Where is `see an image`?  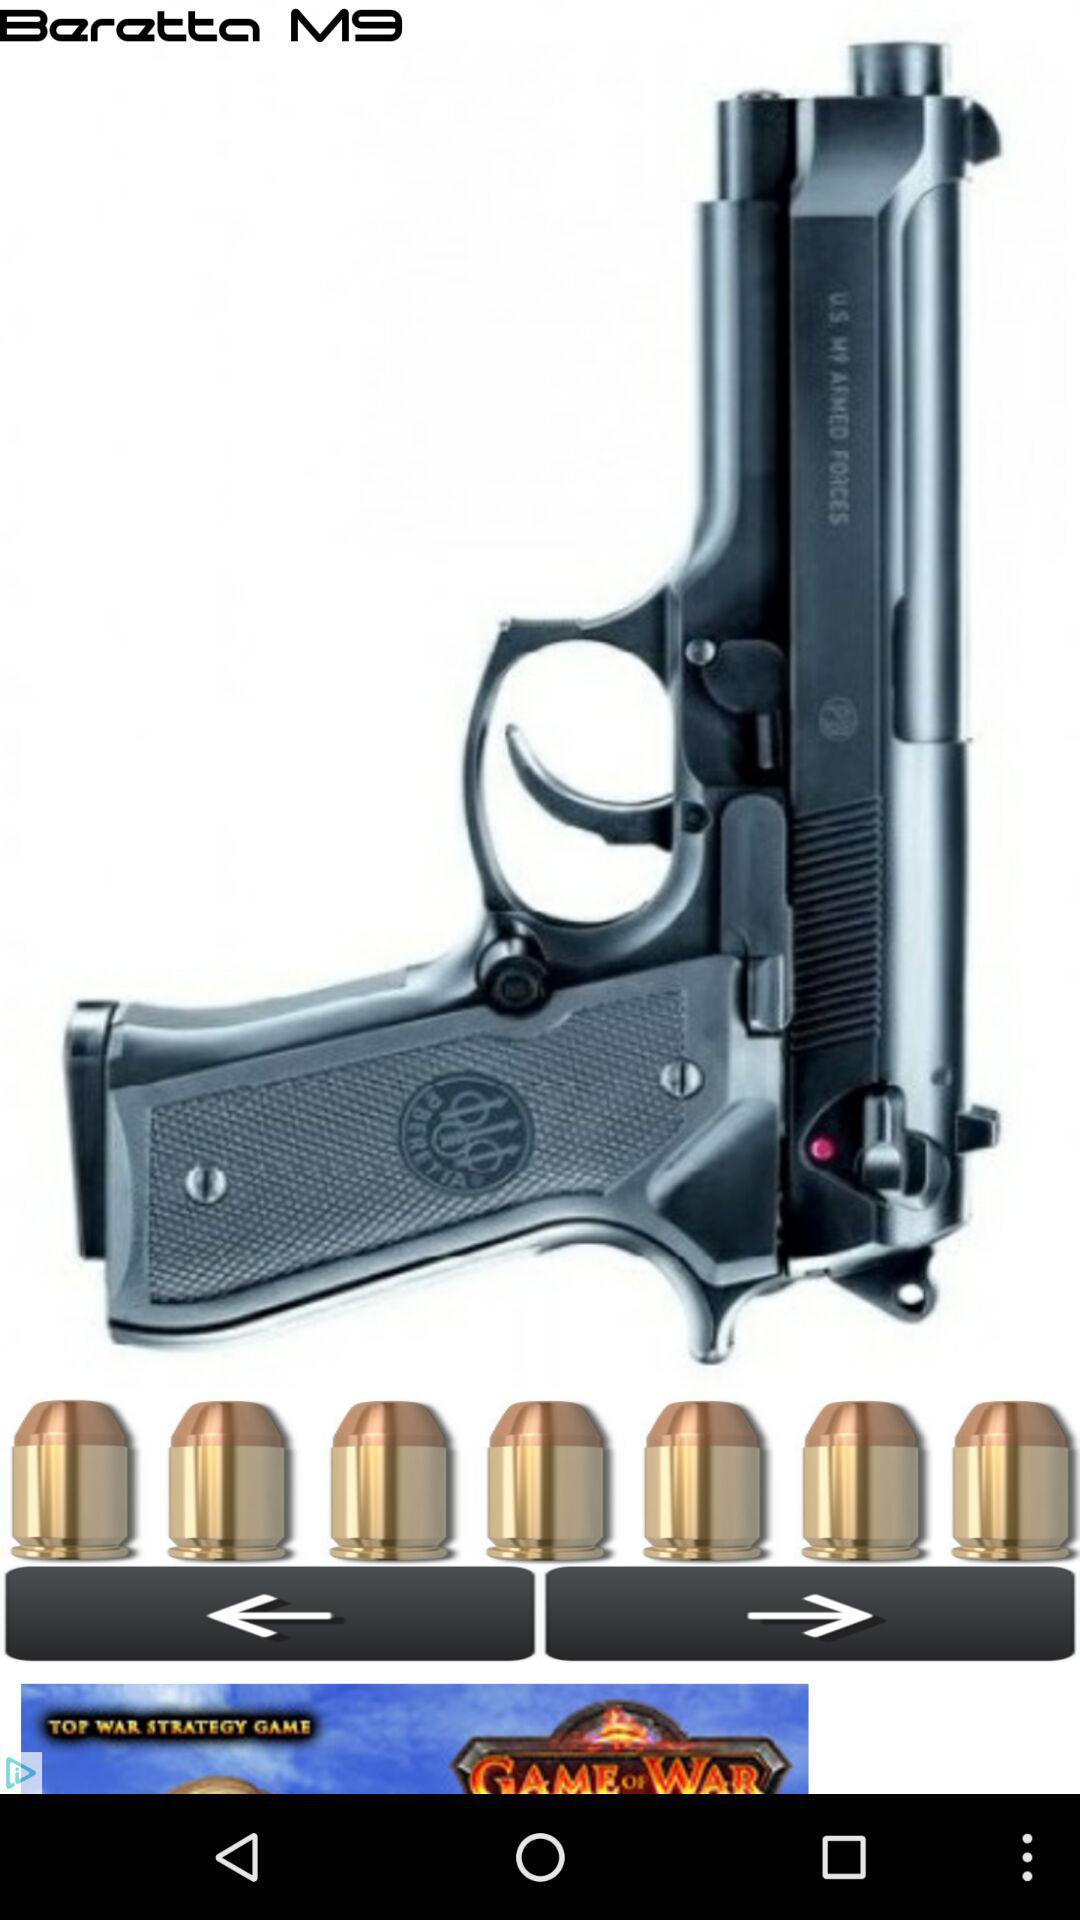 see an image is located at coordinates (419, 1727).